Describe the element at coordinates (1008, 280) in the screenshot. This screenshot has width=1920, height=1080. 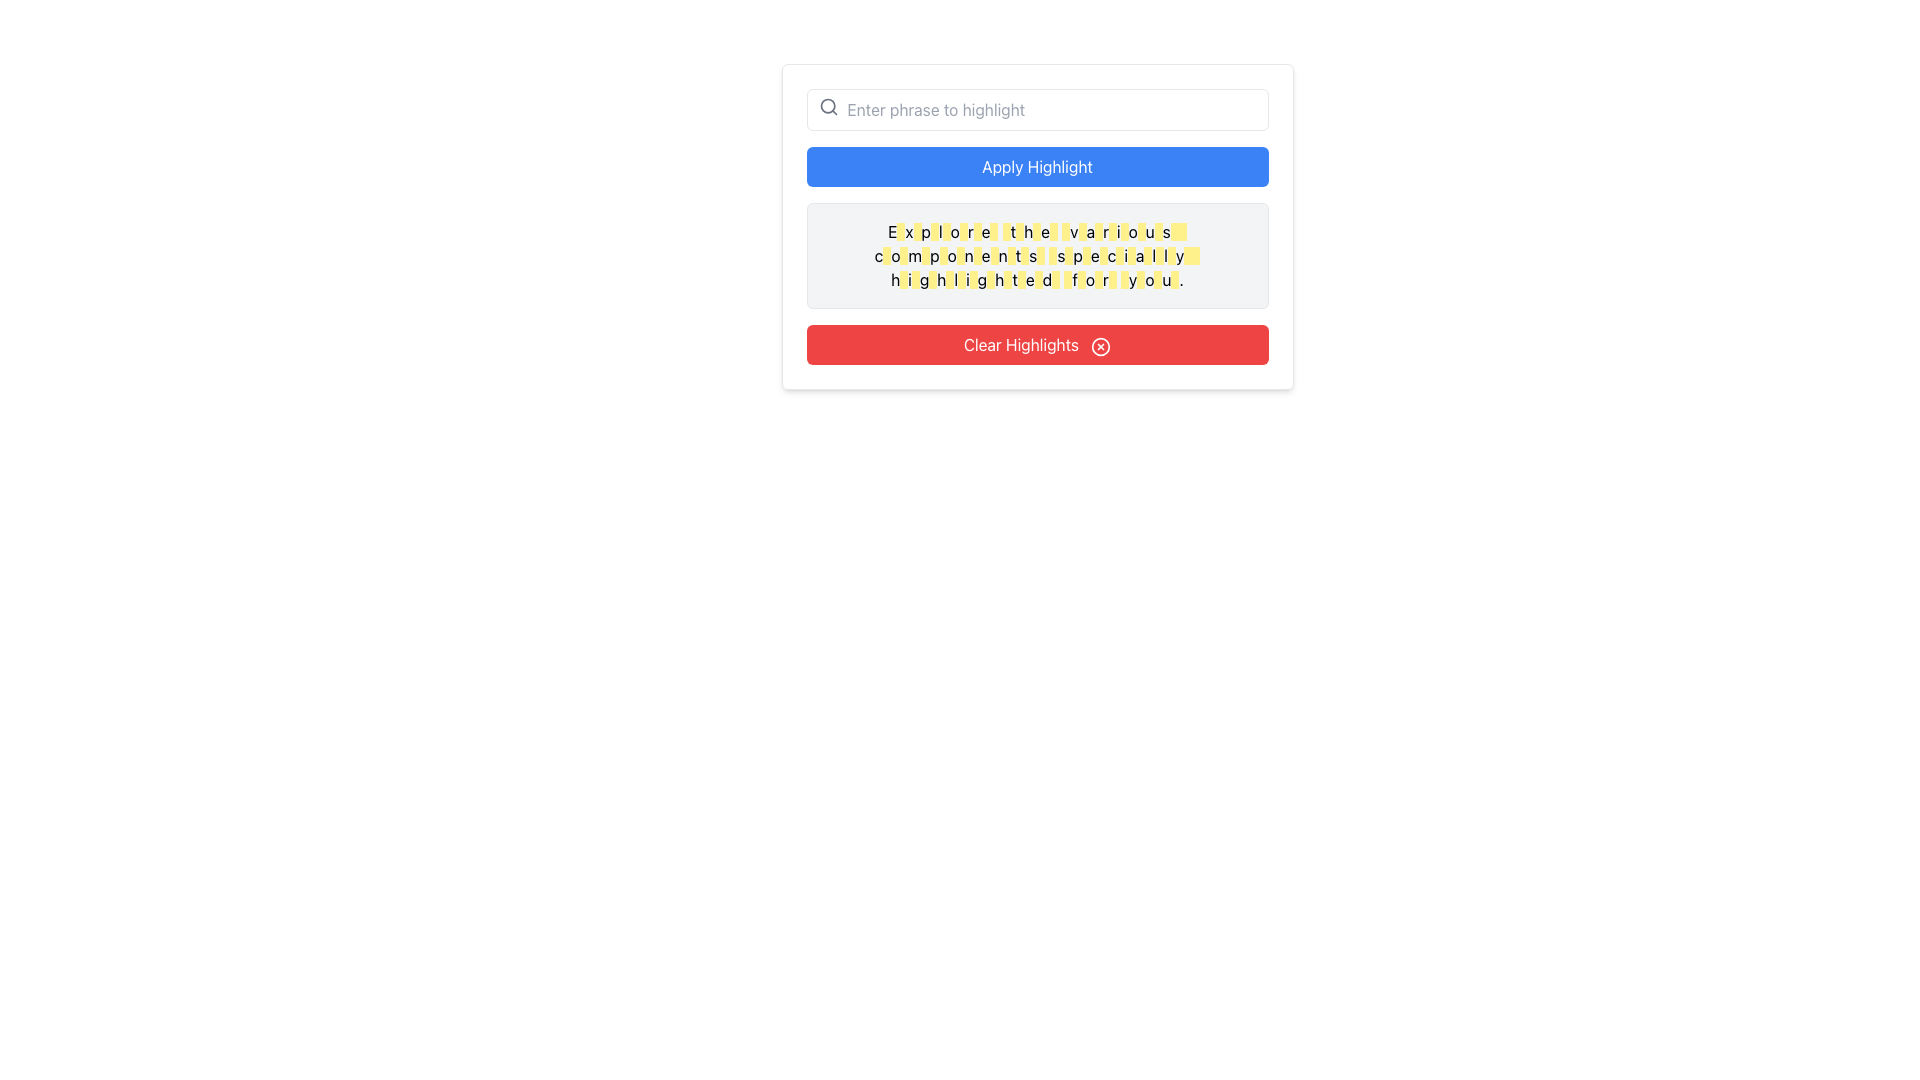
I see `the 8th text highlight within the third line of text, which has a yellow background and dark yellow text color, located below the blue 'Apply Highlight' button` at that location.